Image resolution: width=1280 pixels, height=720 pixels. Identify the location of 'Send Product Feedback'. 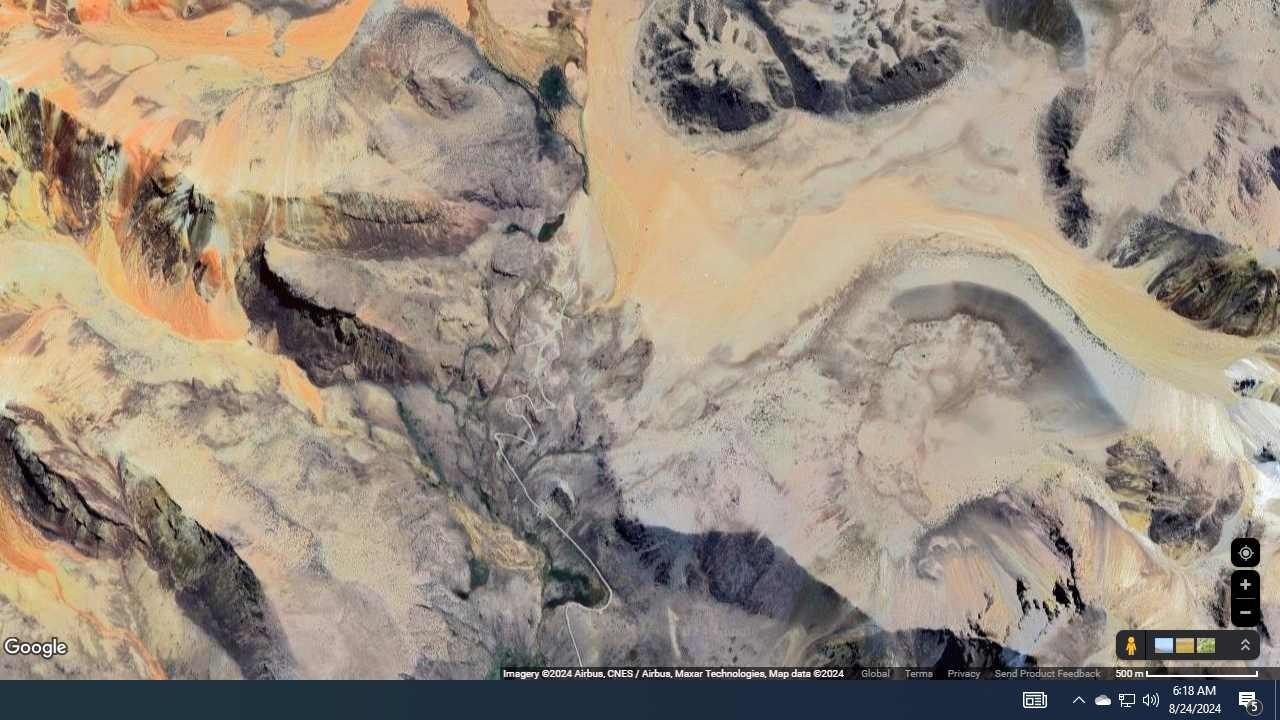
(1046, 673).